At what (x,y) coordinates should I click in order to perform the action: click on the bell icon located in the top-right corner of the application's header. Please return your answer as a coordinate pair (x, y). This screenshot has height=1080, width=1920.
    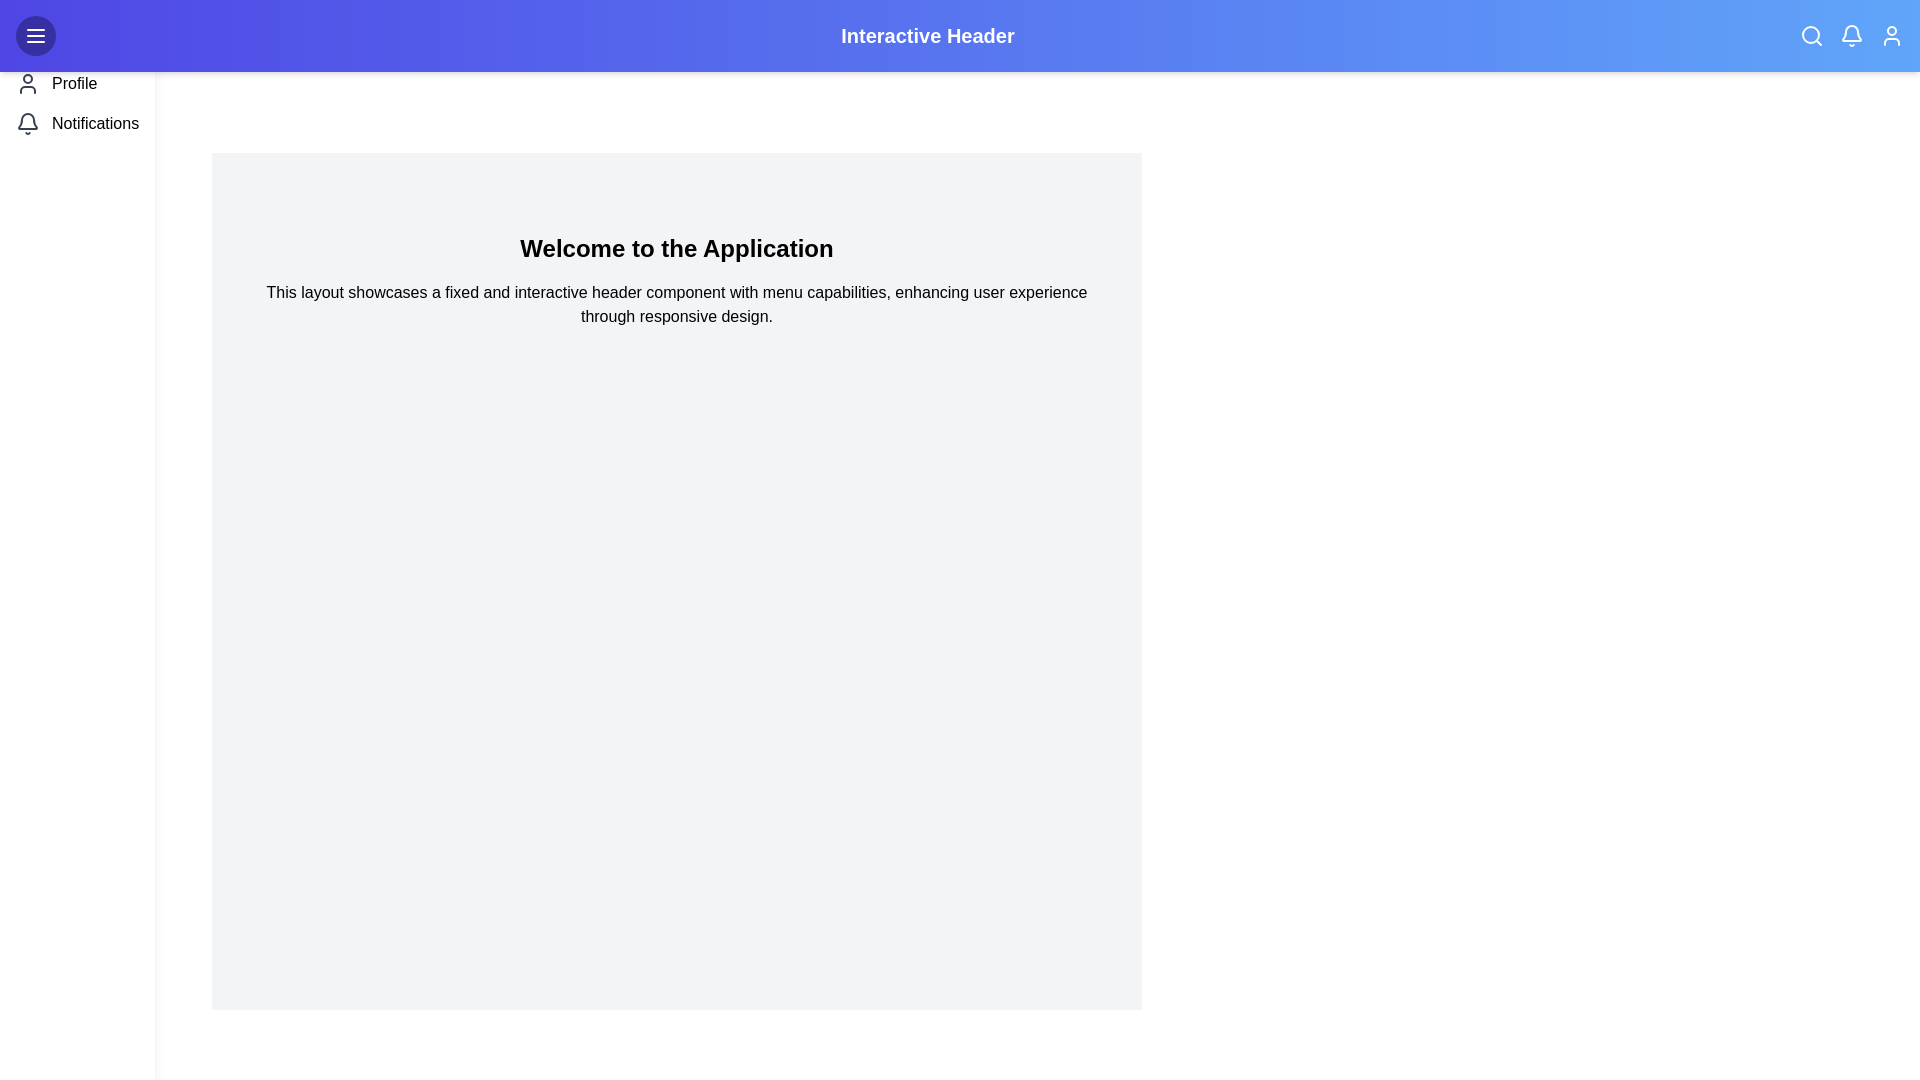
    Looking at the image, I should click on (1851, 35).